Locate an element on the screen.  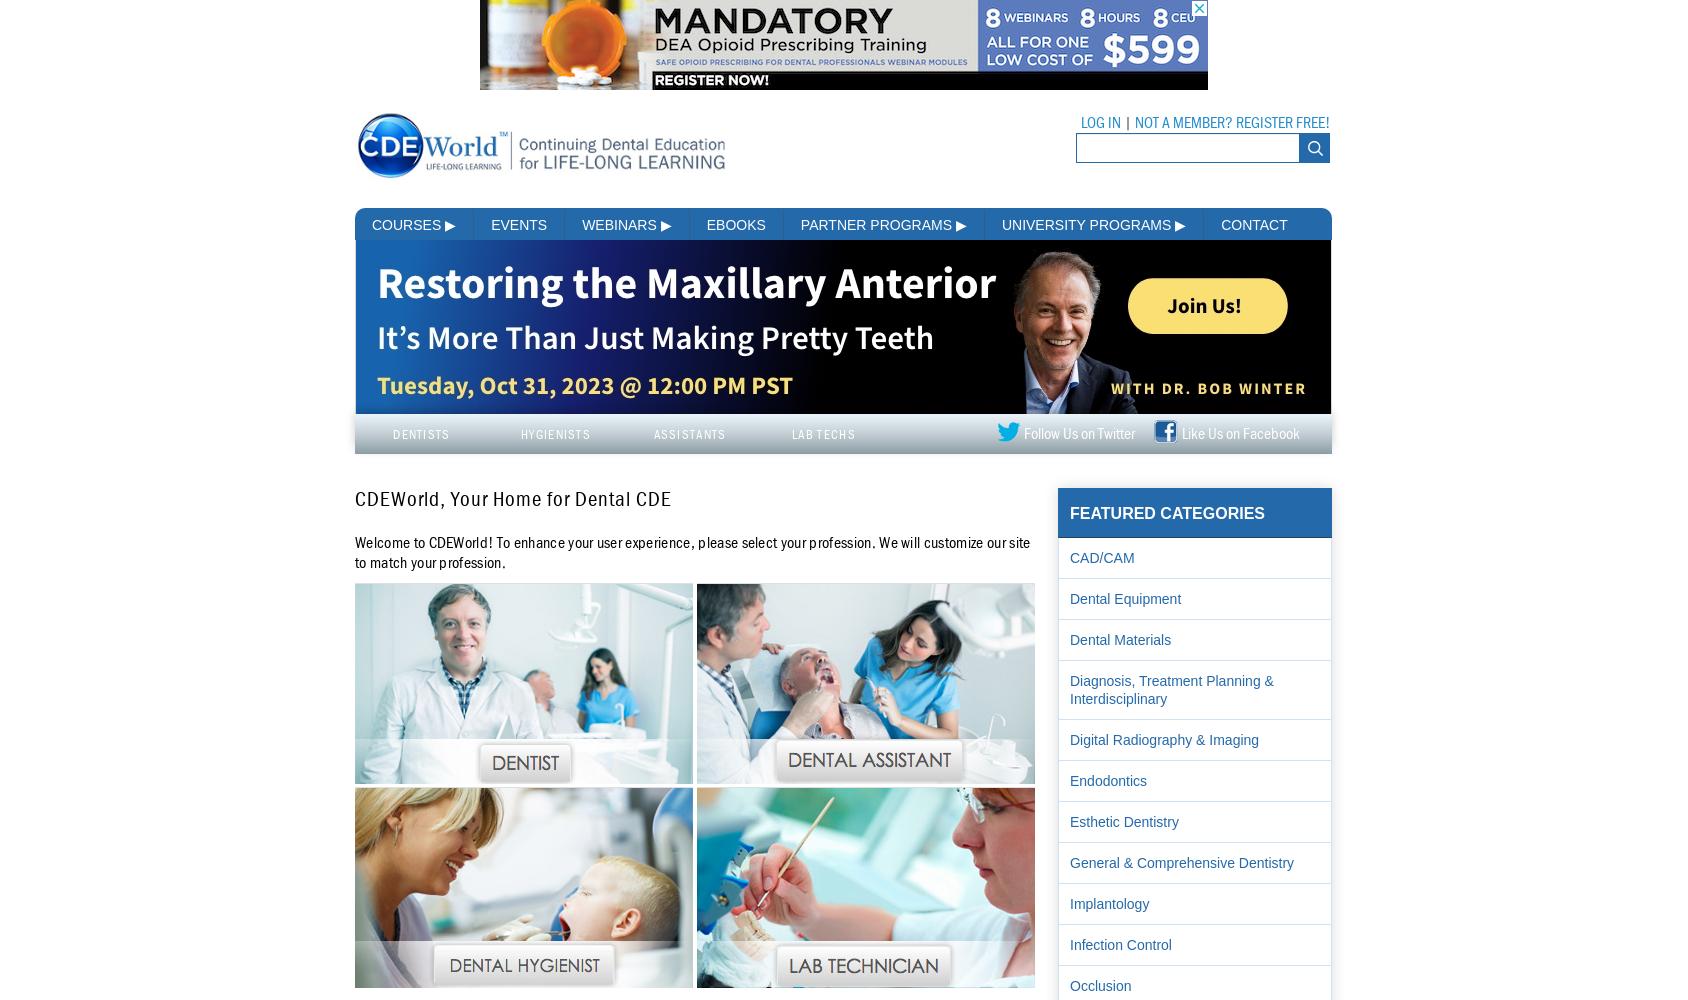
'CAD/CAM' is located at coordinates (1100, 557).